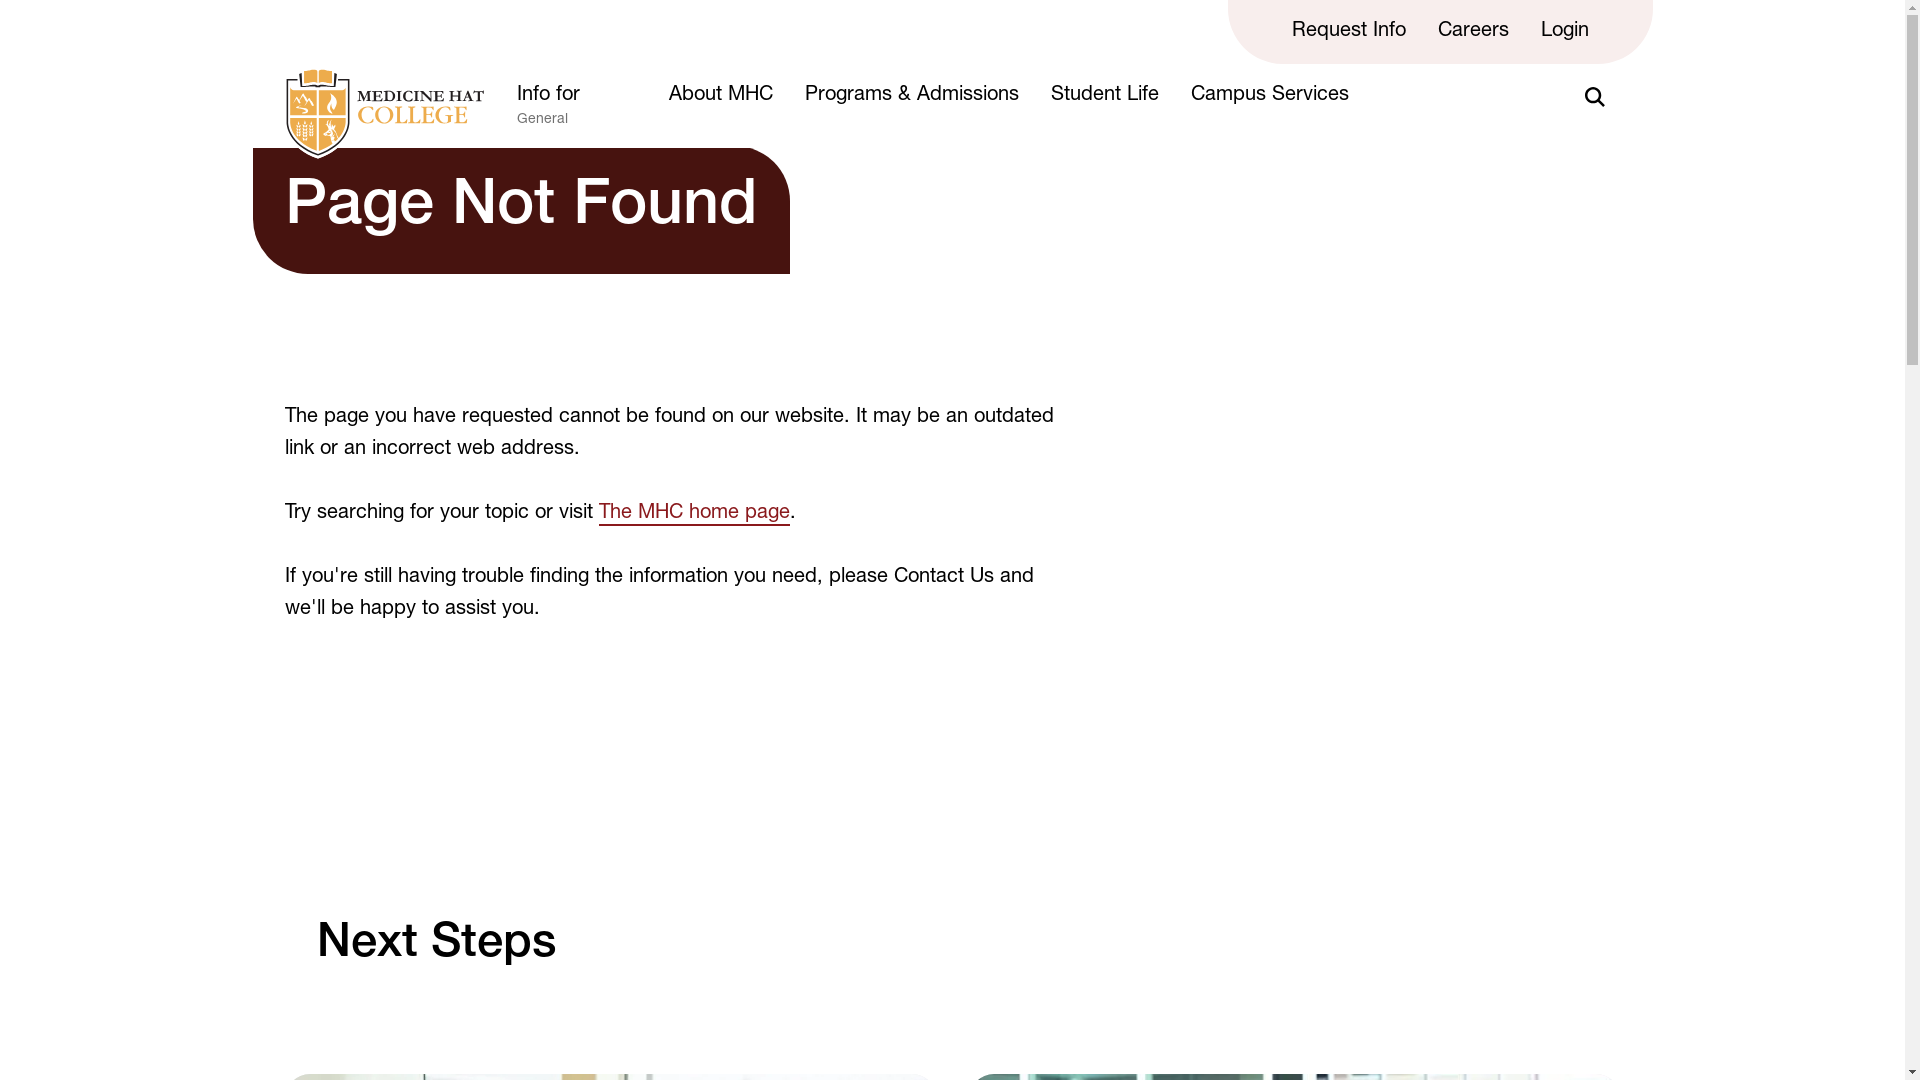 Image resolution: width=1920 pixels, height=1080 pixels. Describe the element at coordinates (1473, 31) in the screenshot. I see `'Careers'` at that location.